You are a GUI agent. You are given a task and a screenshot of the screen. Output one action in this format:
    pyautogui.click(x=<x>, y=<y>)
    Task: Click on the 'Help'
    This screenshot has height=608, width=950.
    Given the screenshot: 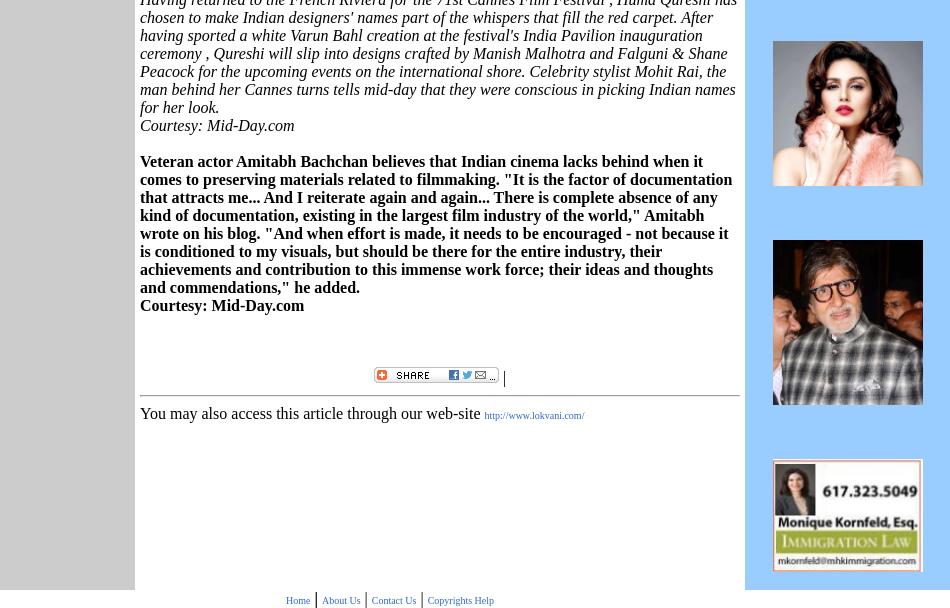 What is the action you would take?
    pyautogui.click(x=472, y=598)
    